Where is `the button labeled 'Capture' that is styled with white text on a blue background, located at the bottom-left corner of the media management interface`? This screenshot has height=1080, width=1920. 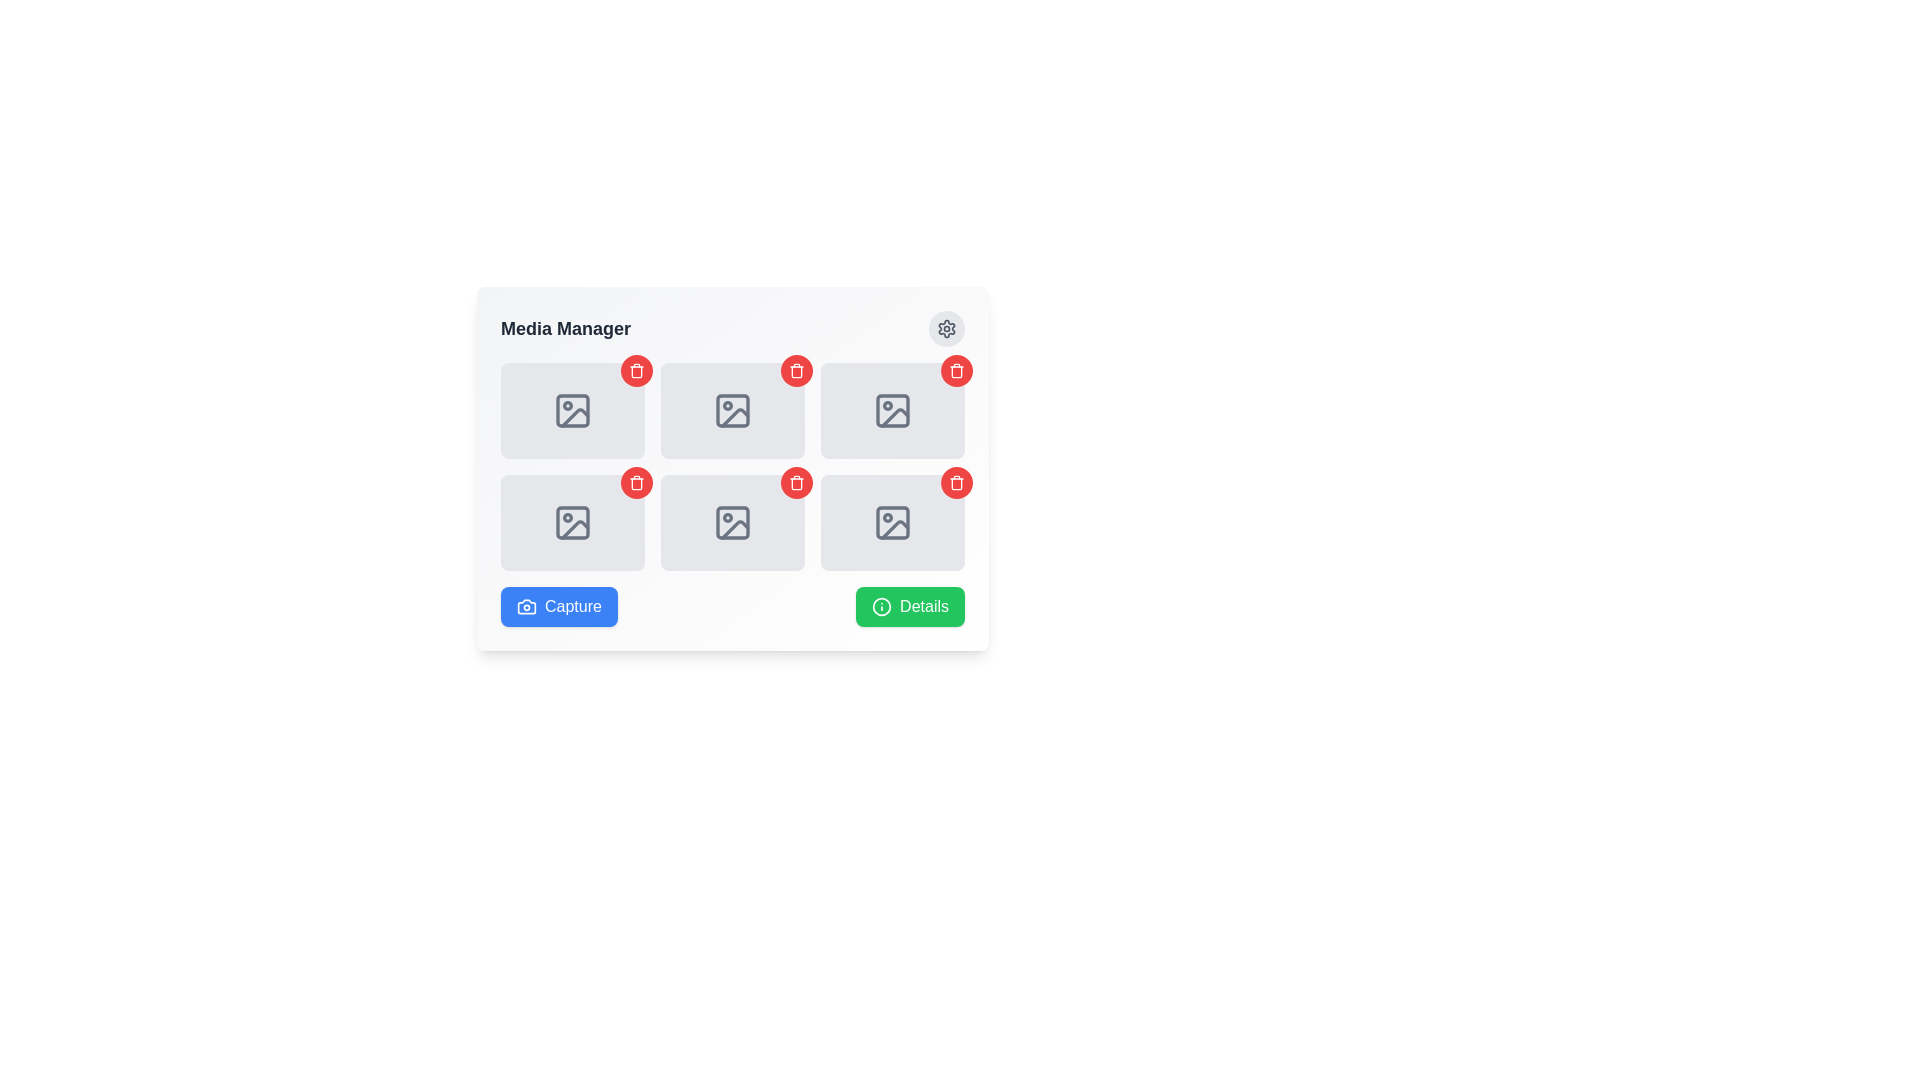
the button labeled 'Capture' that is styled with white text on a blue background, located at the bottom-left corner of the media management interface is located at coordinates (572, 605).